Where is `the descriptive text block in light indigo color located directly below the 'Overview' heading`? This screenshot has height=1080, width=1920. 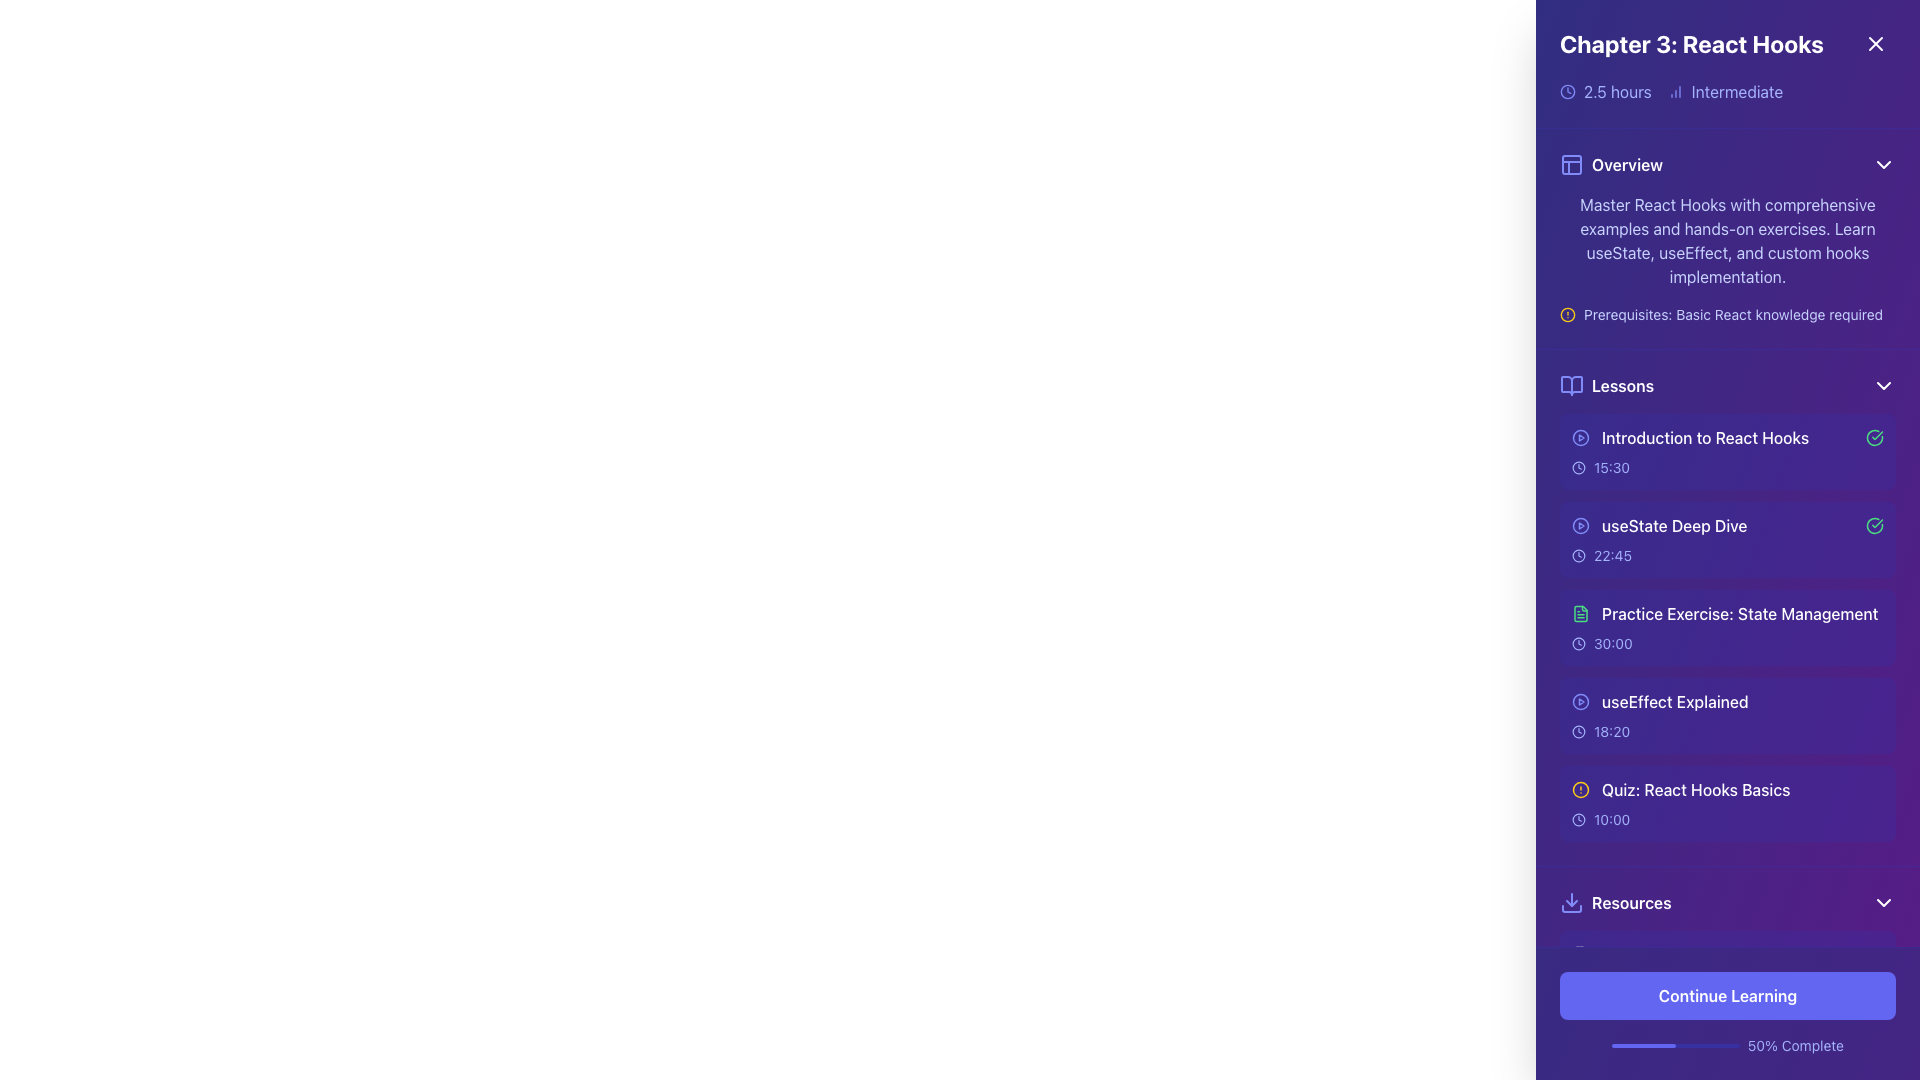
the descriptive text block in light indigo color located directly below the 'Overview' heading is located at coordinates (1727, 257).